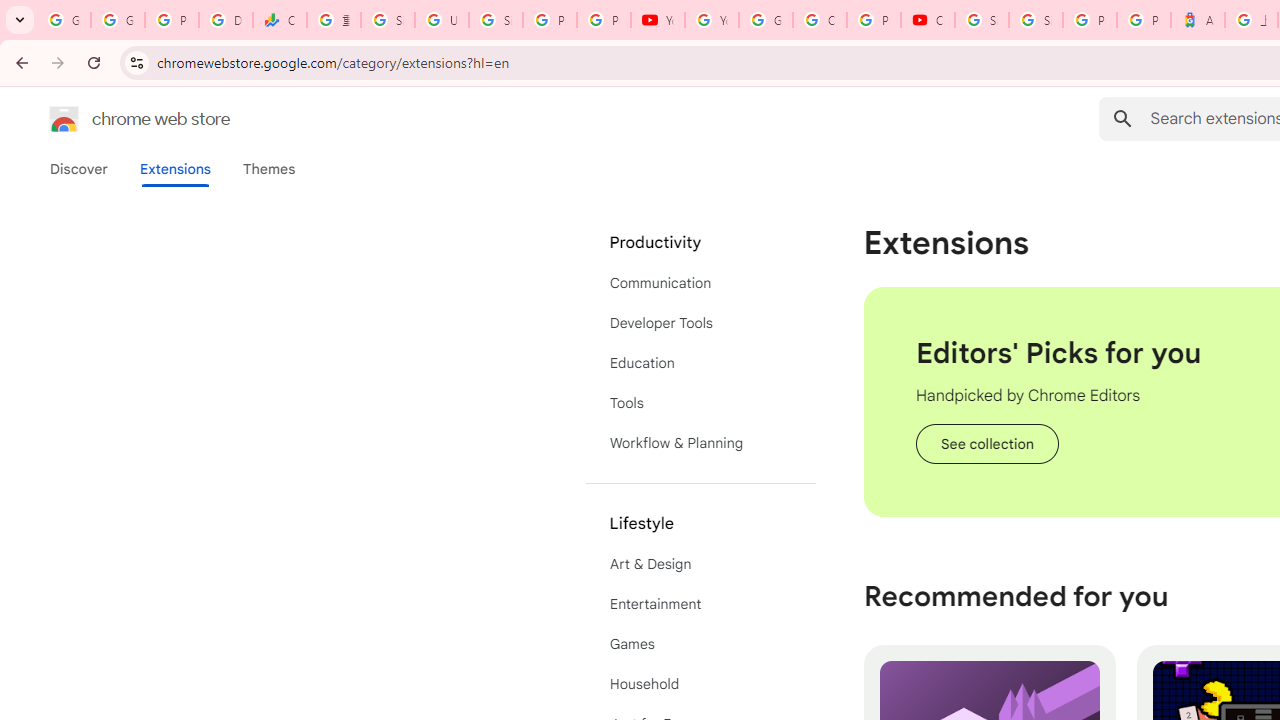 This screenshot has width=1280, height=720. Describe the element at coordinates (79, 168) in the screenshot. I see `'Discover'` at that location.